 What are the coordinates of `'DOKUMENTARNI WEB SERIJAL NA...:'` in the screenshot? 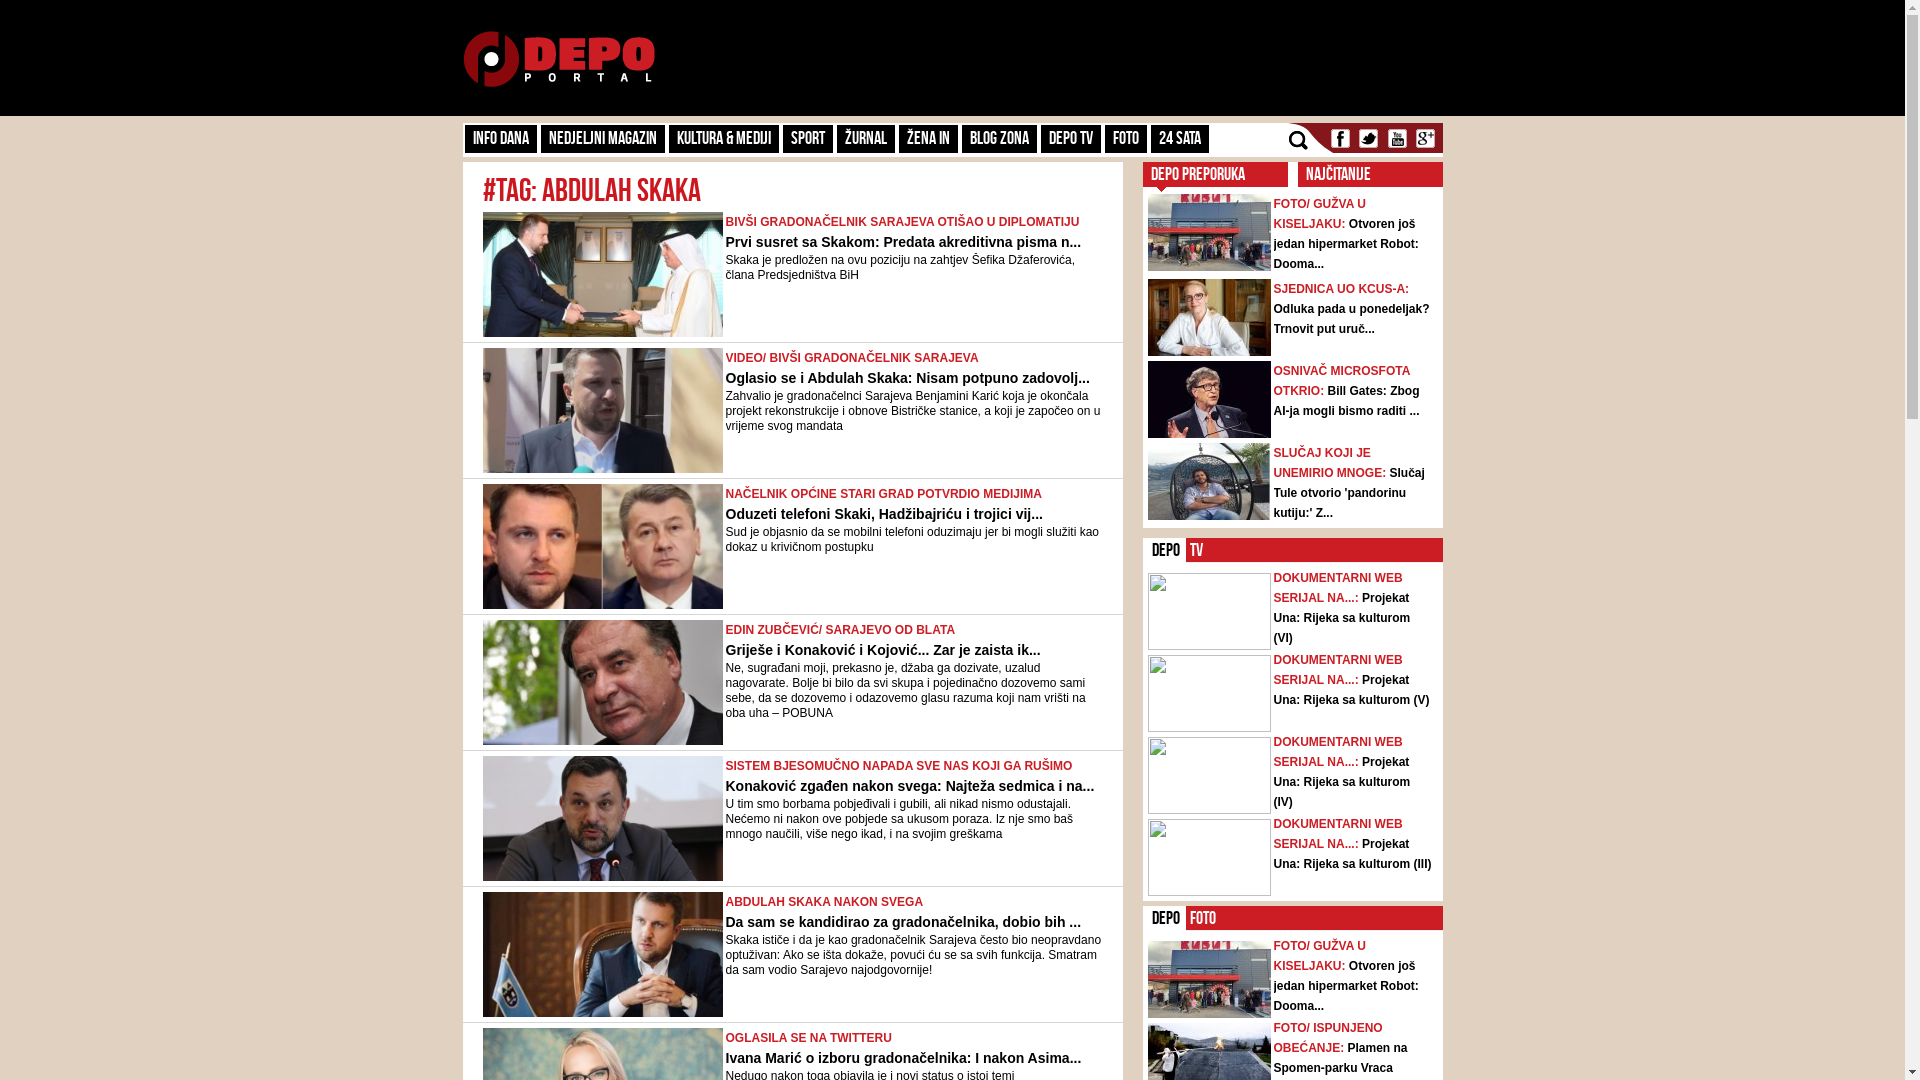 It's located at (1338, 752).